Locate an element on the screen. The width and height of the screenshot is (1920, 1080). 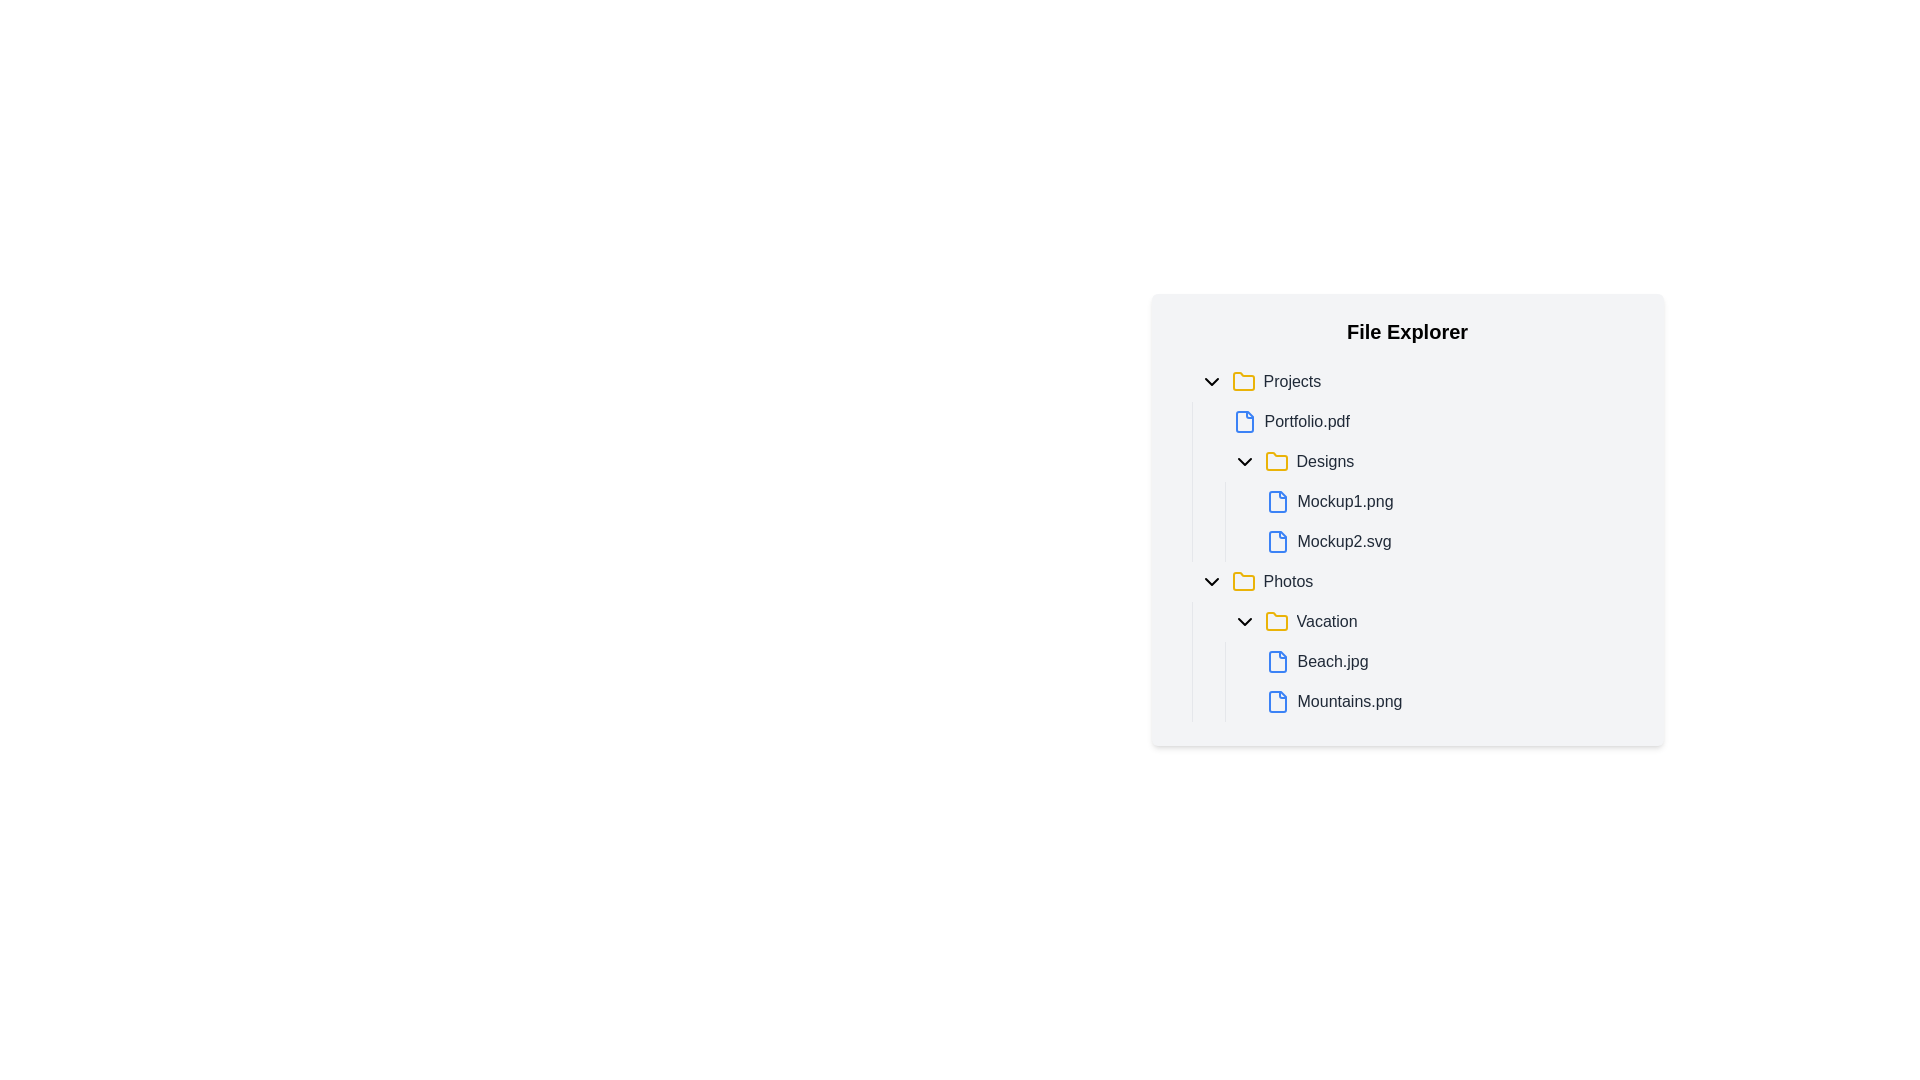
the text label identifying the file named 'Mockup2.svg' in the 'Designs' folder, positioned as the second file listed in the file explorer interface is located at coordinates (1344, 542).